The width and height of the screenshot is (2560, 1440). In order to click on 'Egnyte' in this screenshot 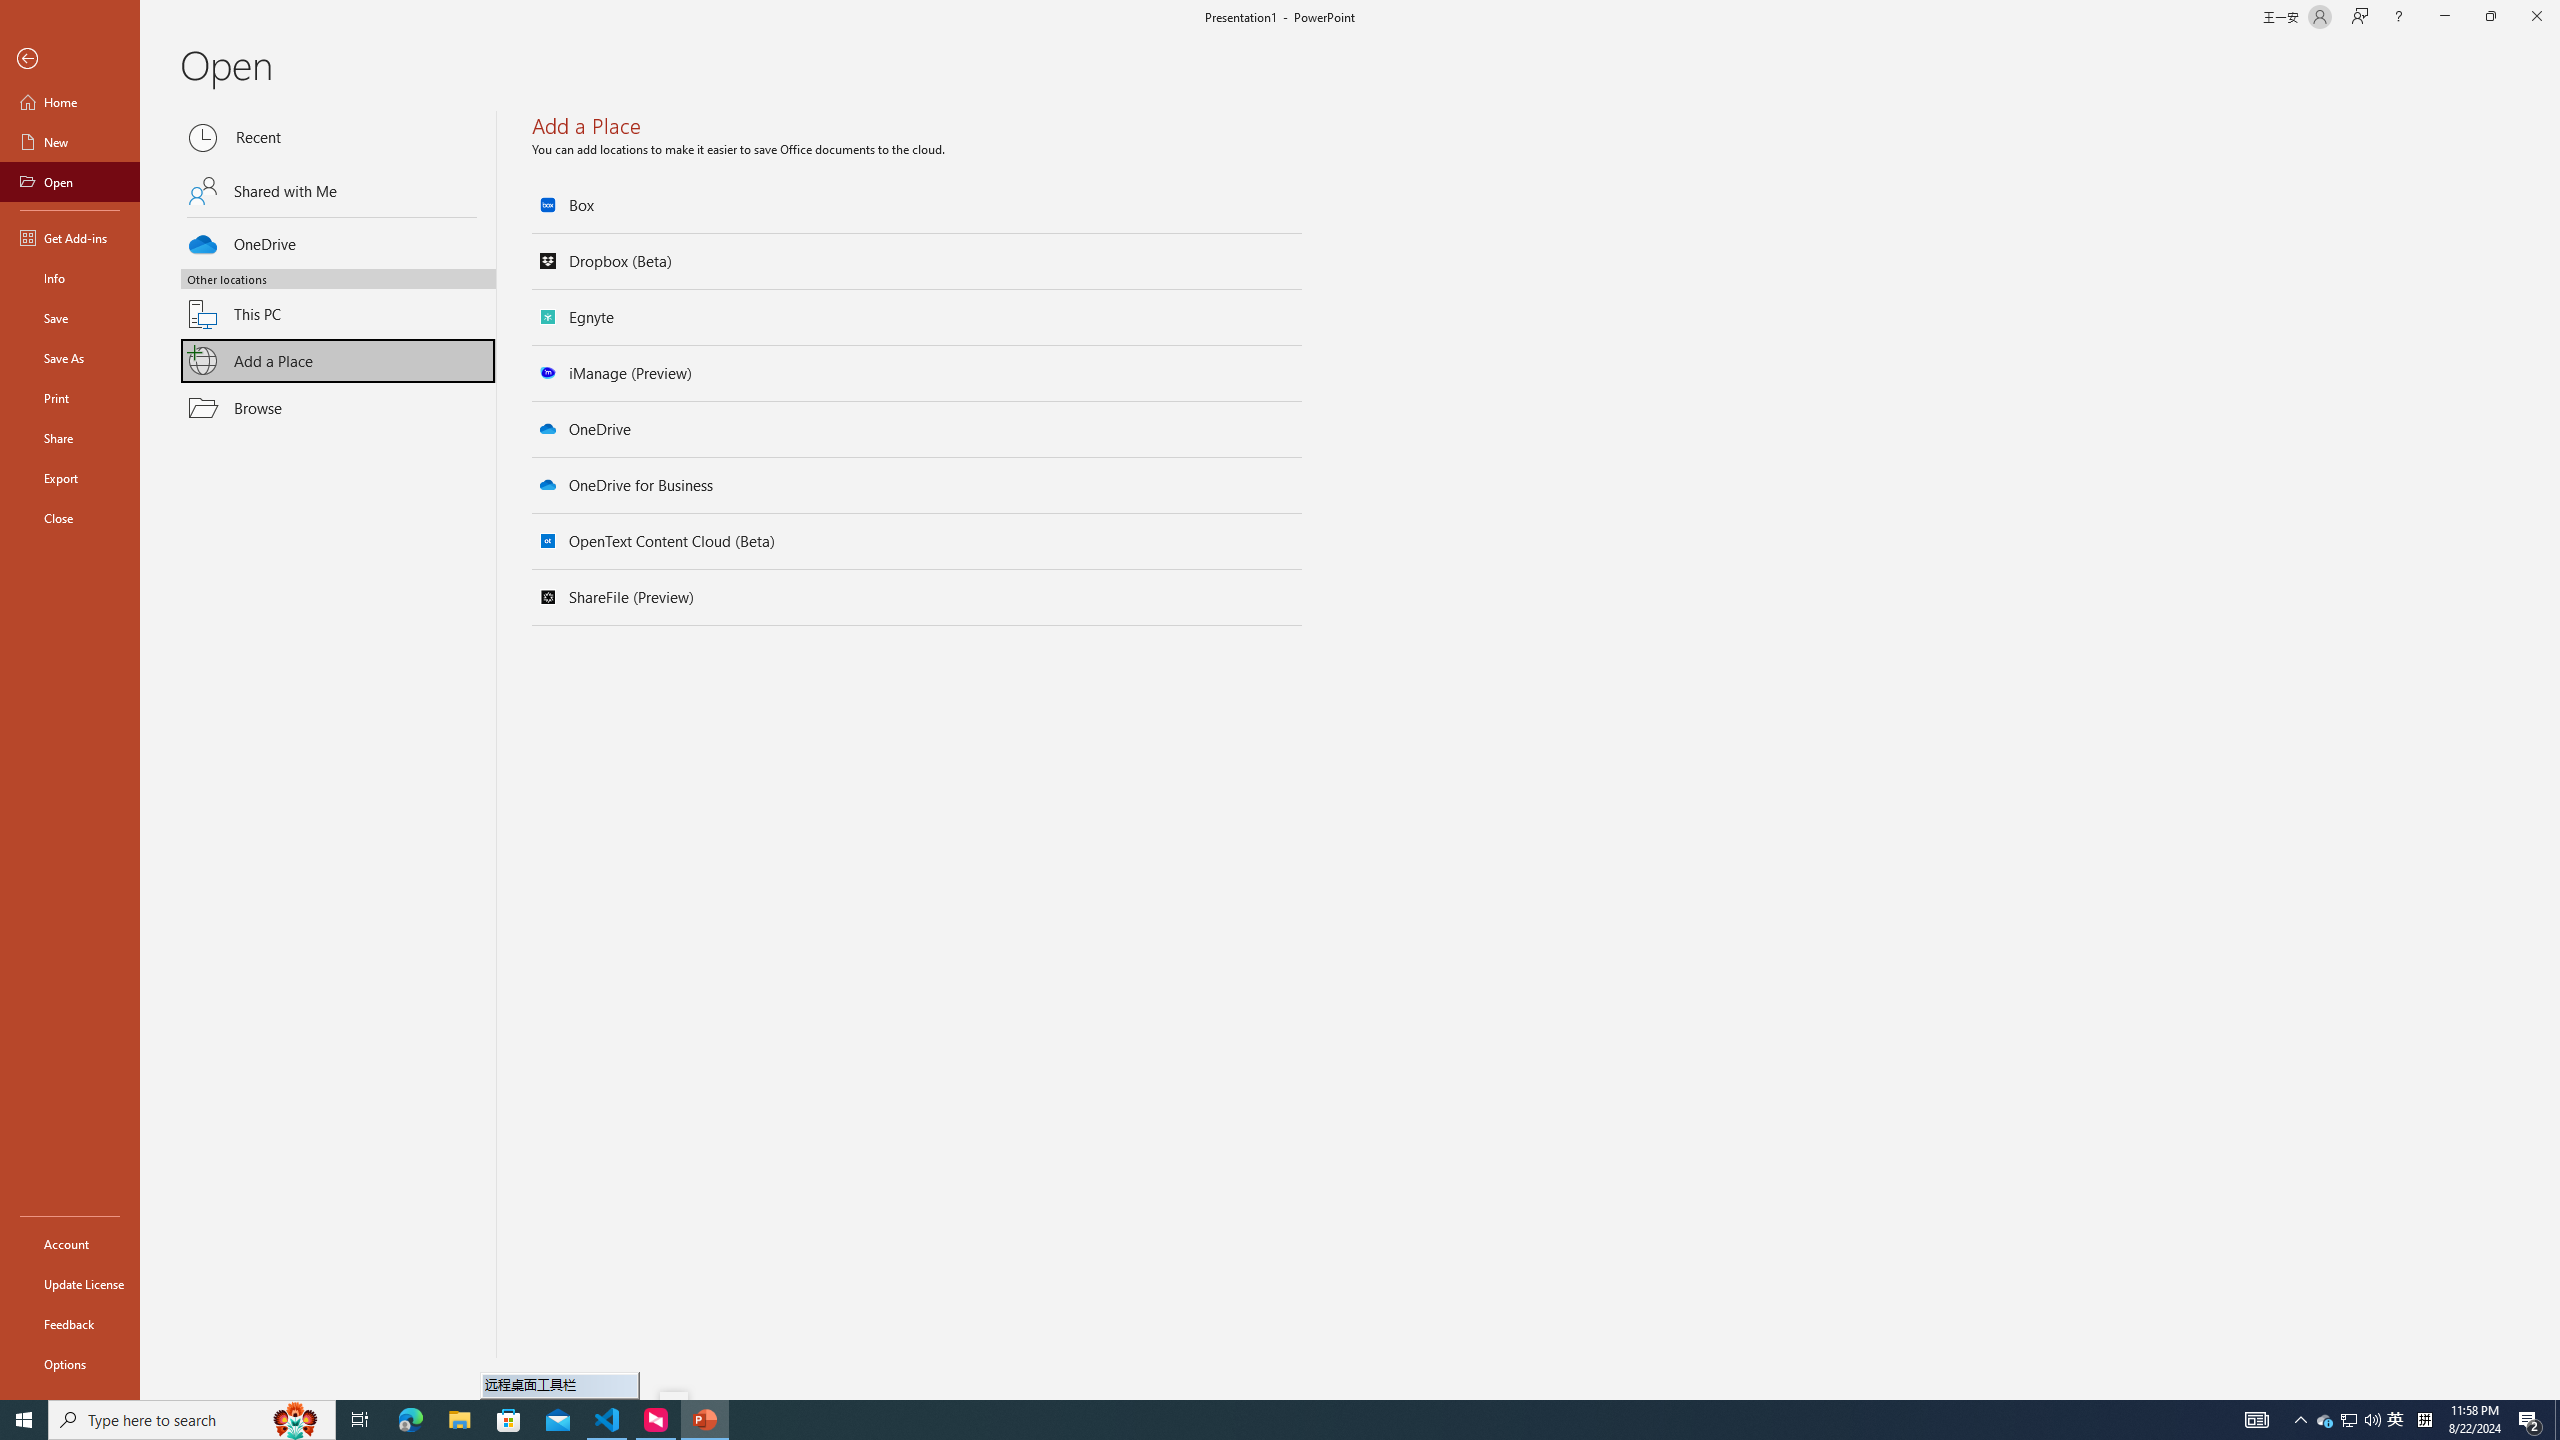, I will do `click(917, 317)`.